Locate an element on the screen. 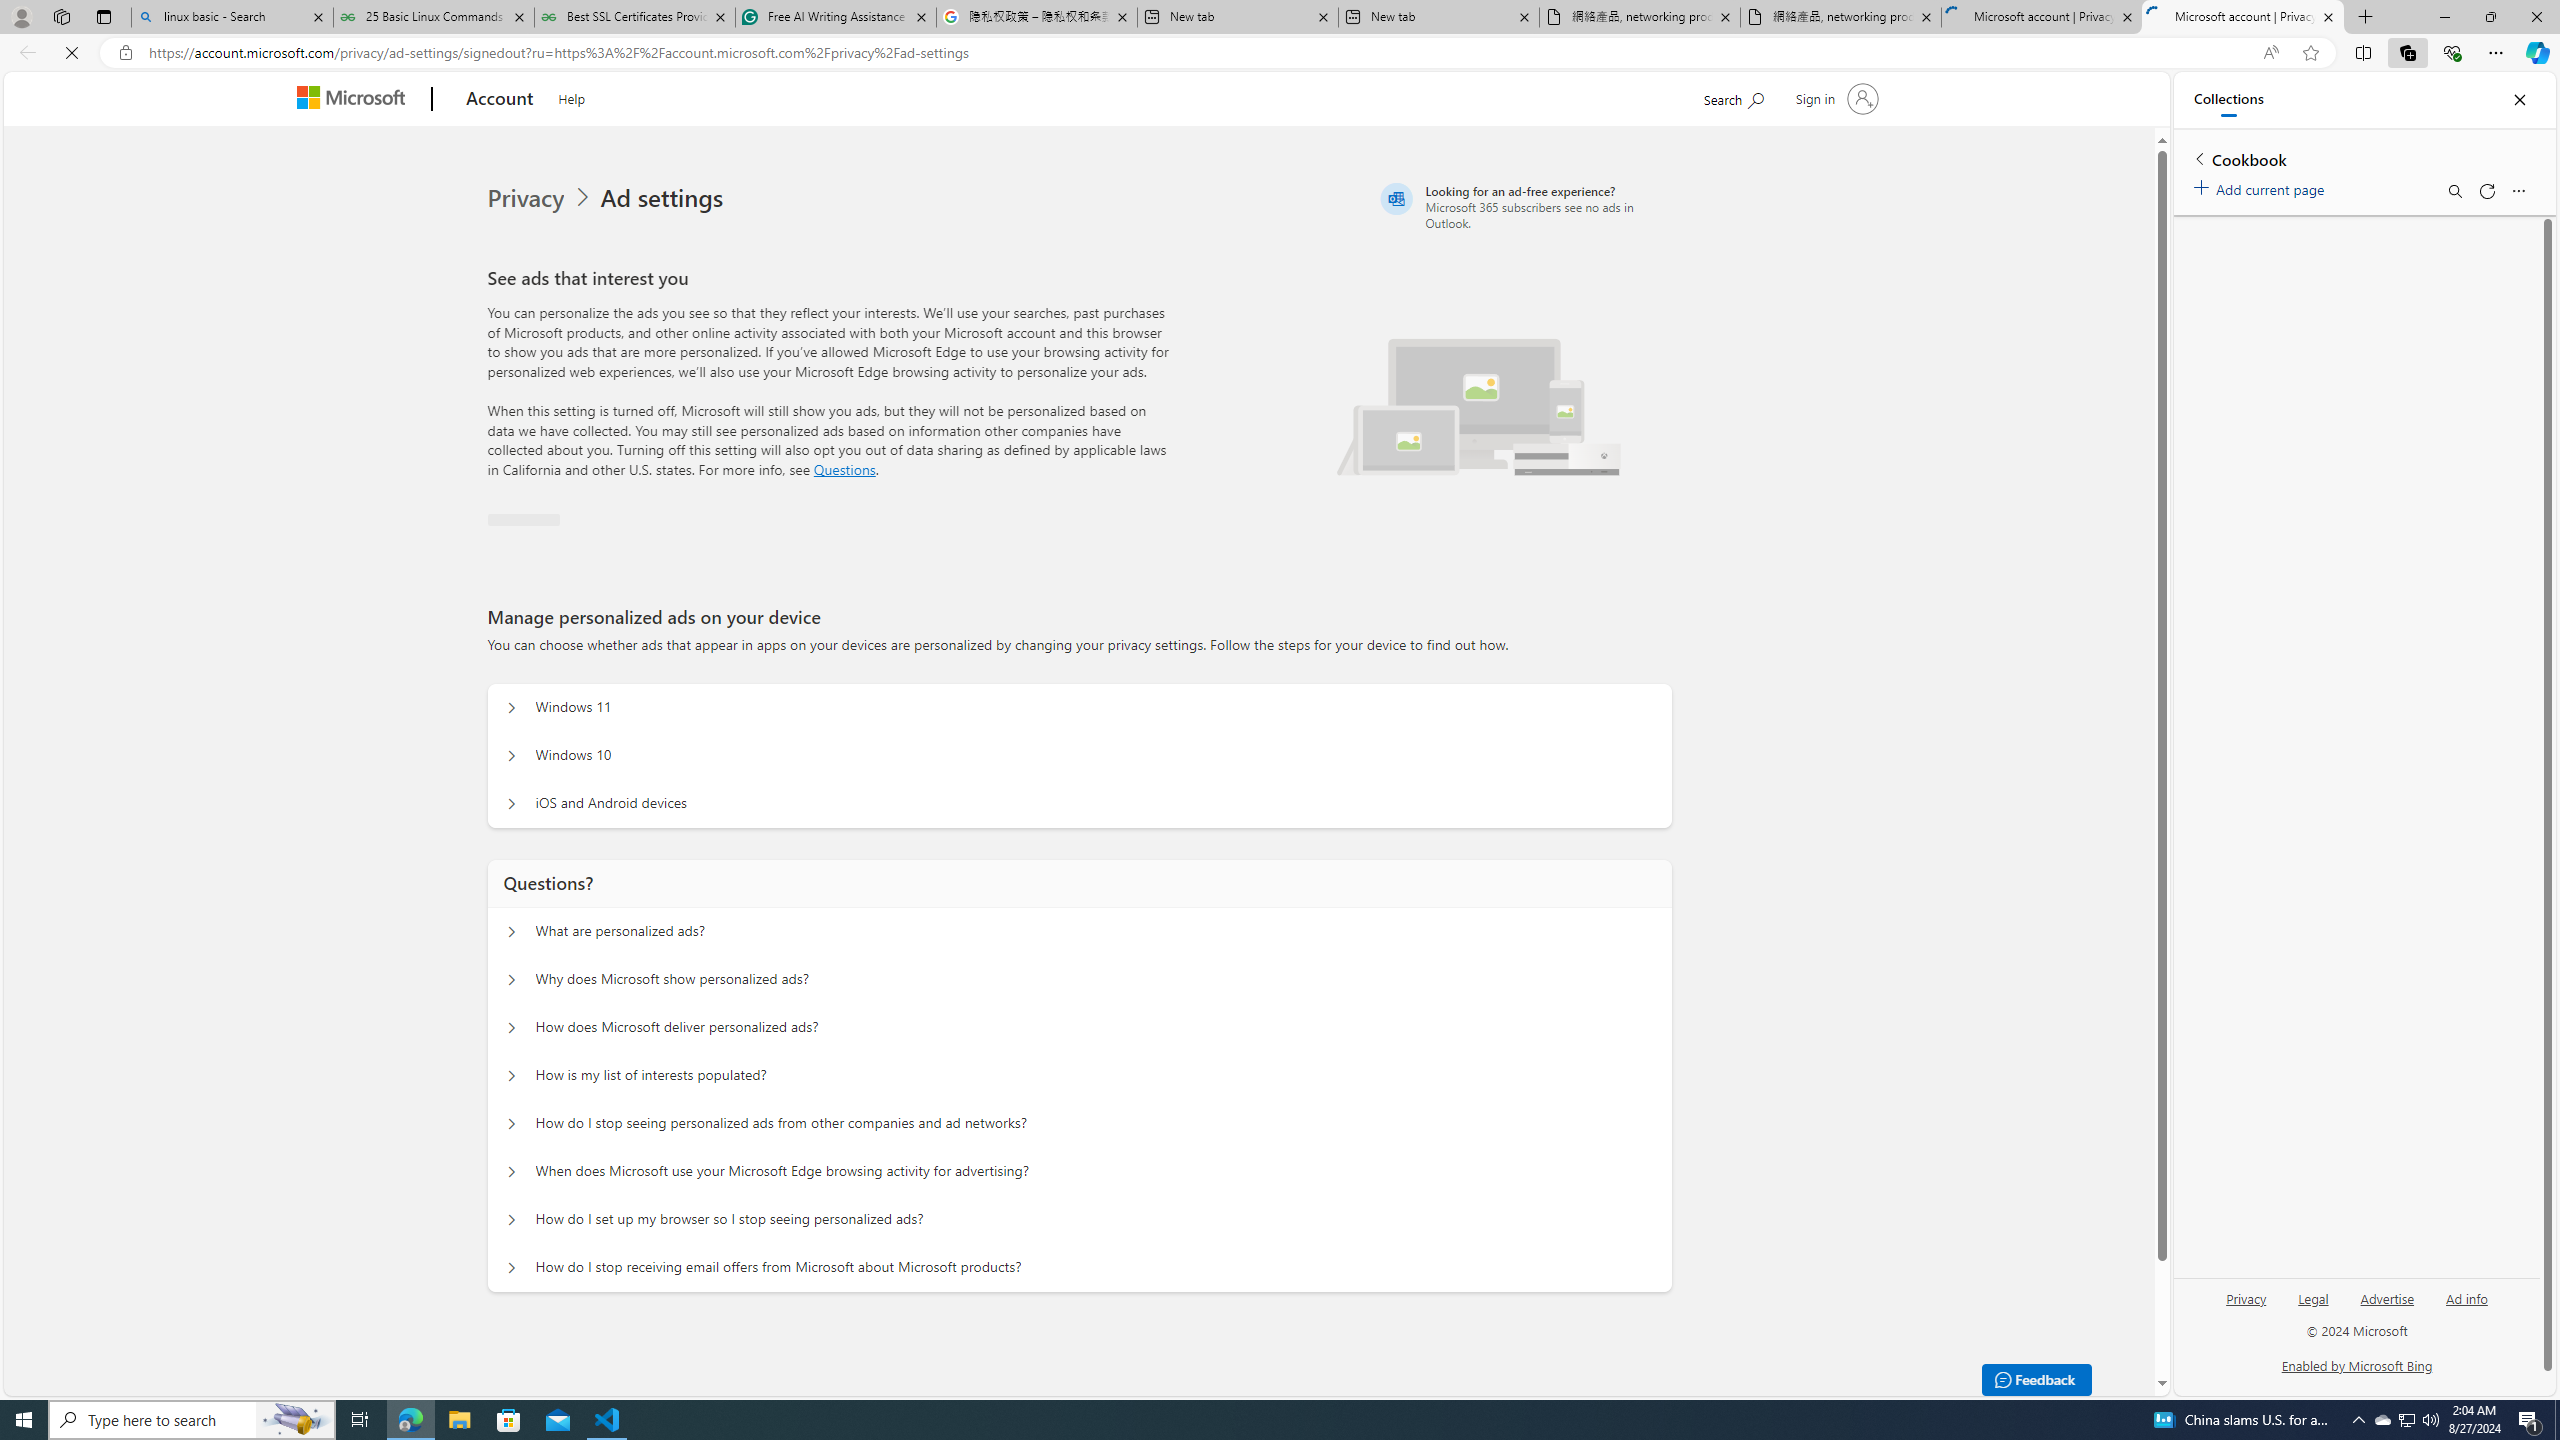  'Search Microsoft.com' is located at coordinates (1770, 96).